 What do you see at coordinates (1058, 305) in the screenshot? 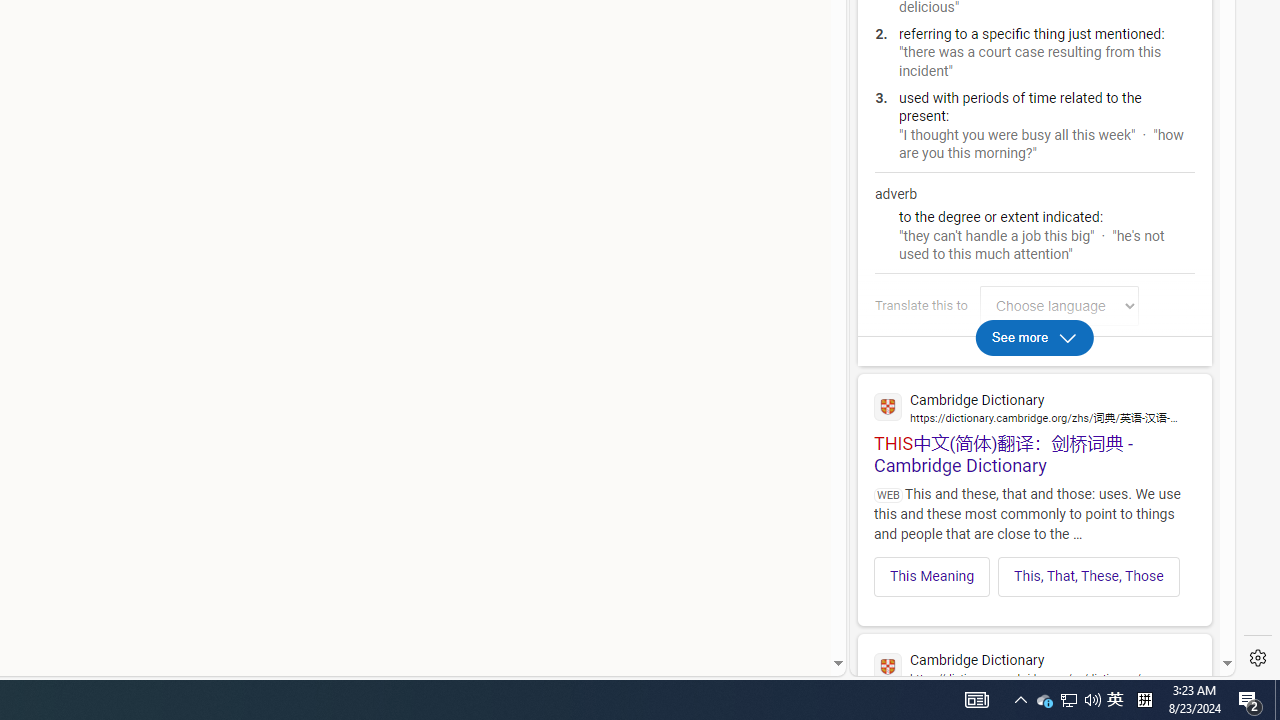
I see `'Translate this to Choose language'` at bounding box center [1058, 305].